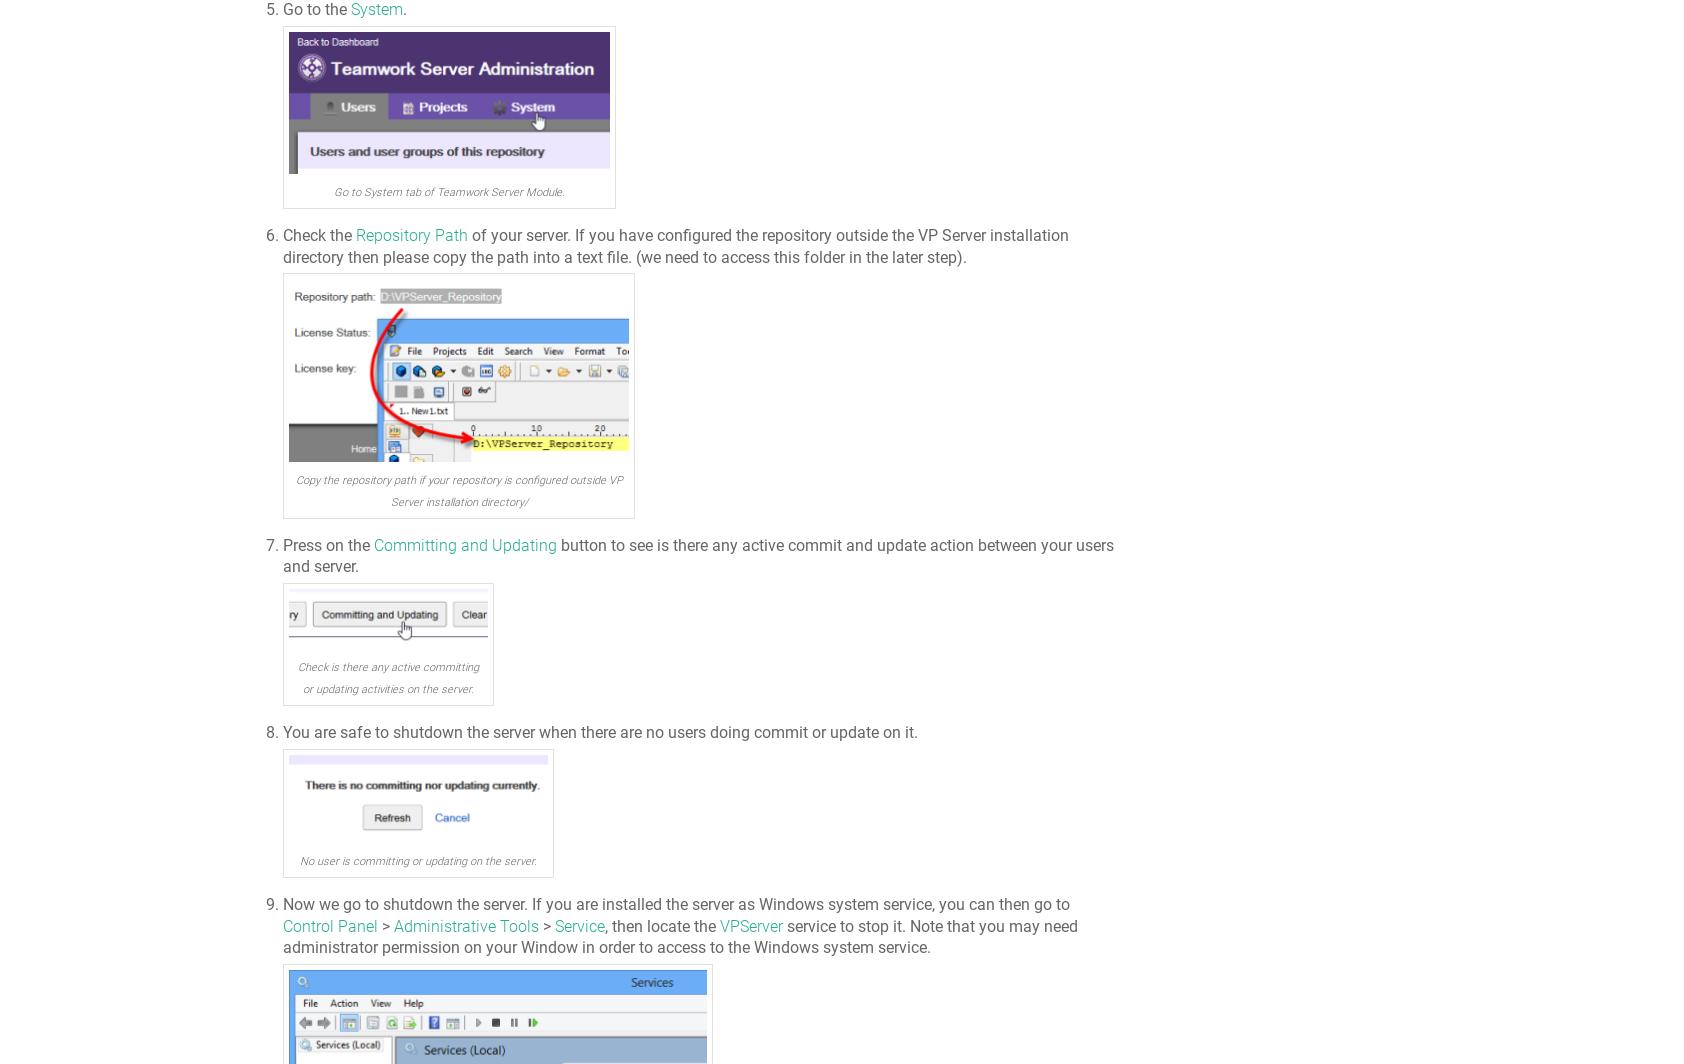  Describe the element at coordinates (578, 925) in the screenshot. I see `'Service'` at that location.